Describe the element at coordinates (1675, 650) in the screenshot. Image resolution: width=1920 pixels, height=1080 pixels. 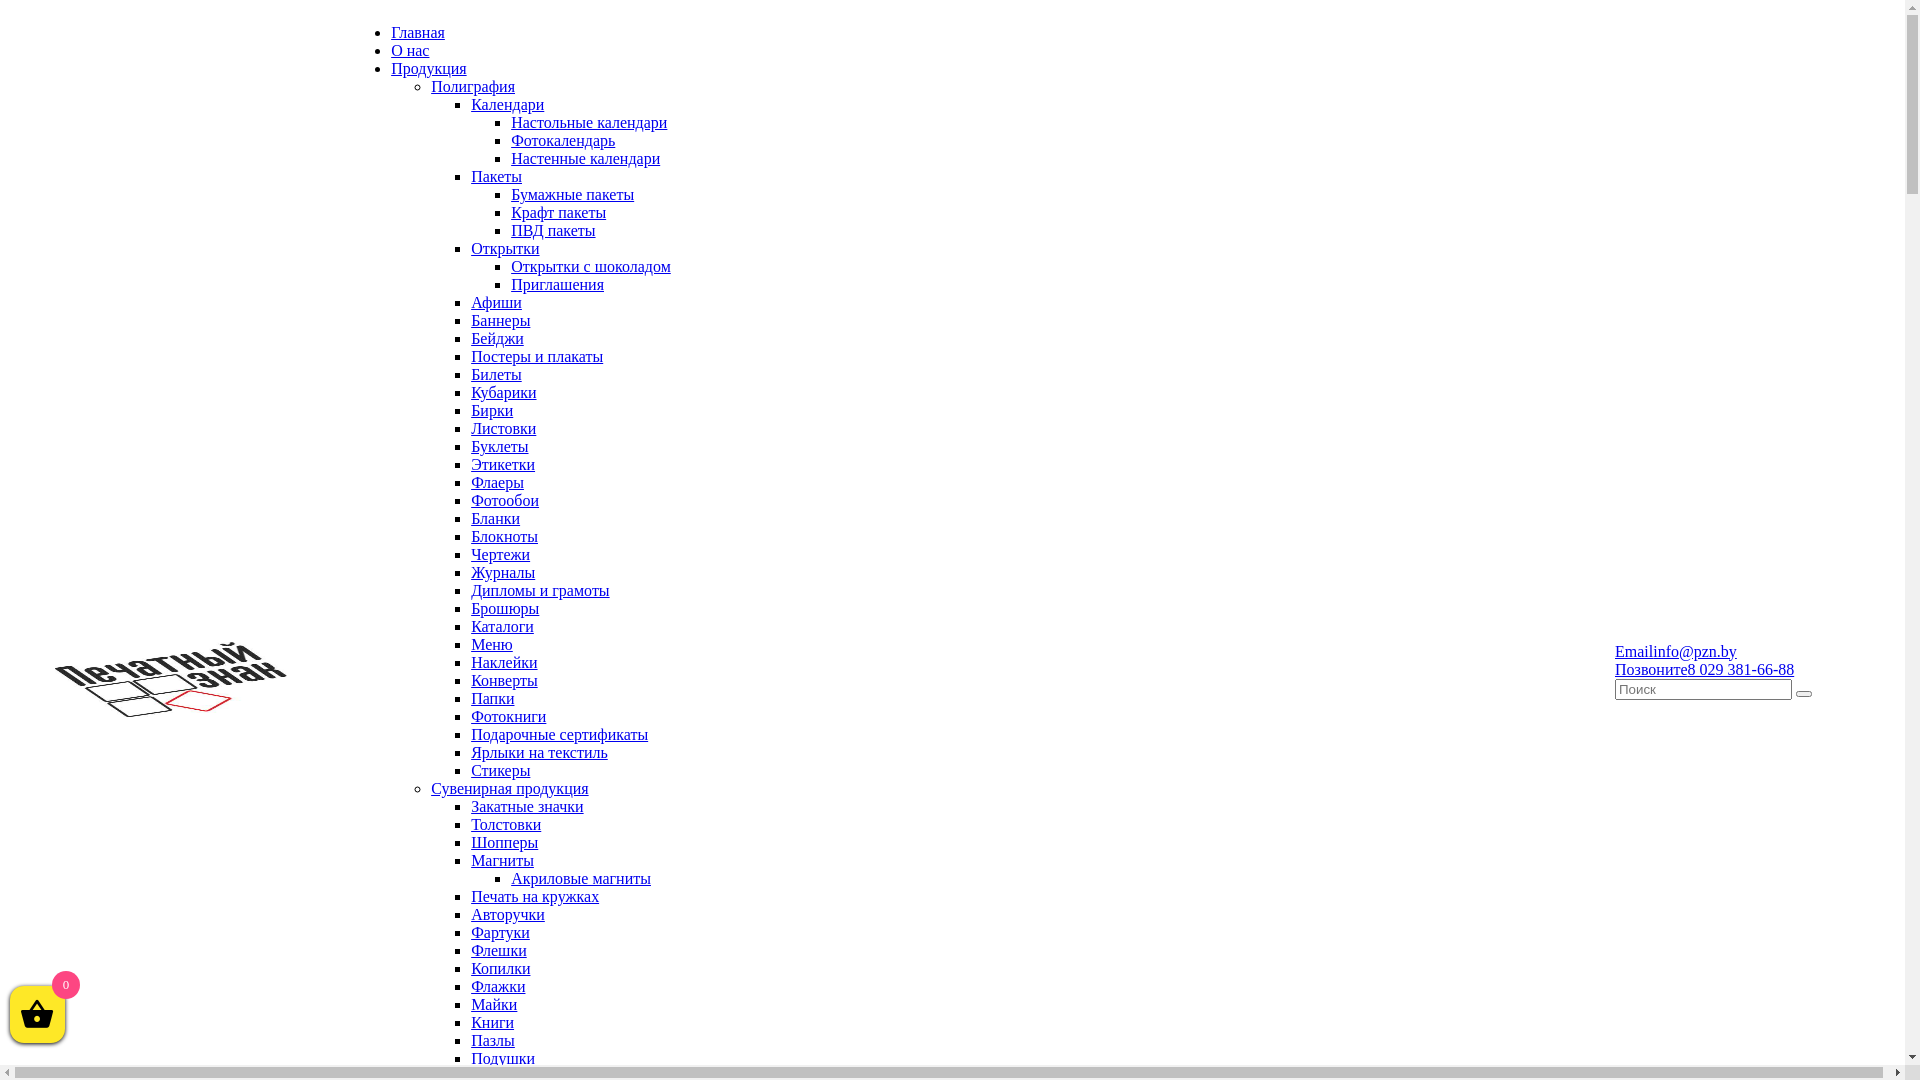
I see `'Emailinfo@pzn.by'` at that location.